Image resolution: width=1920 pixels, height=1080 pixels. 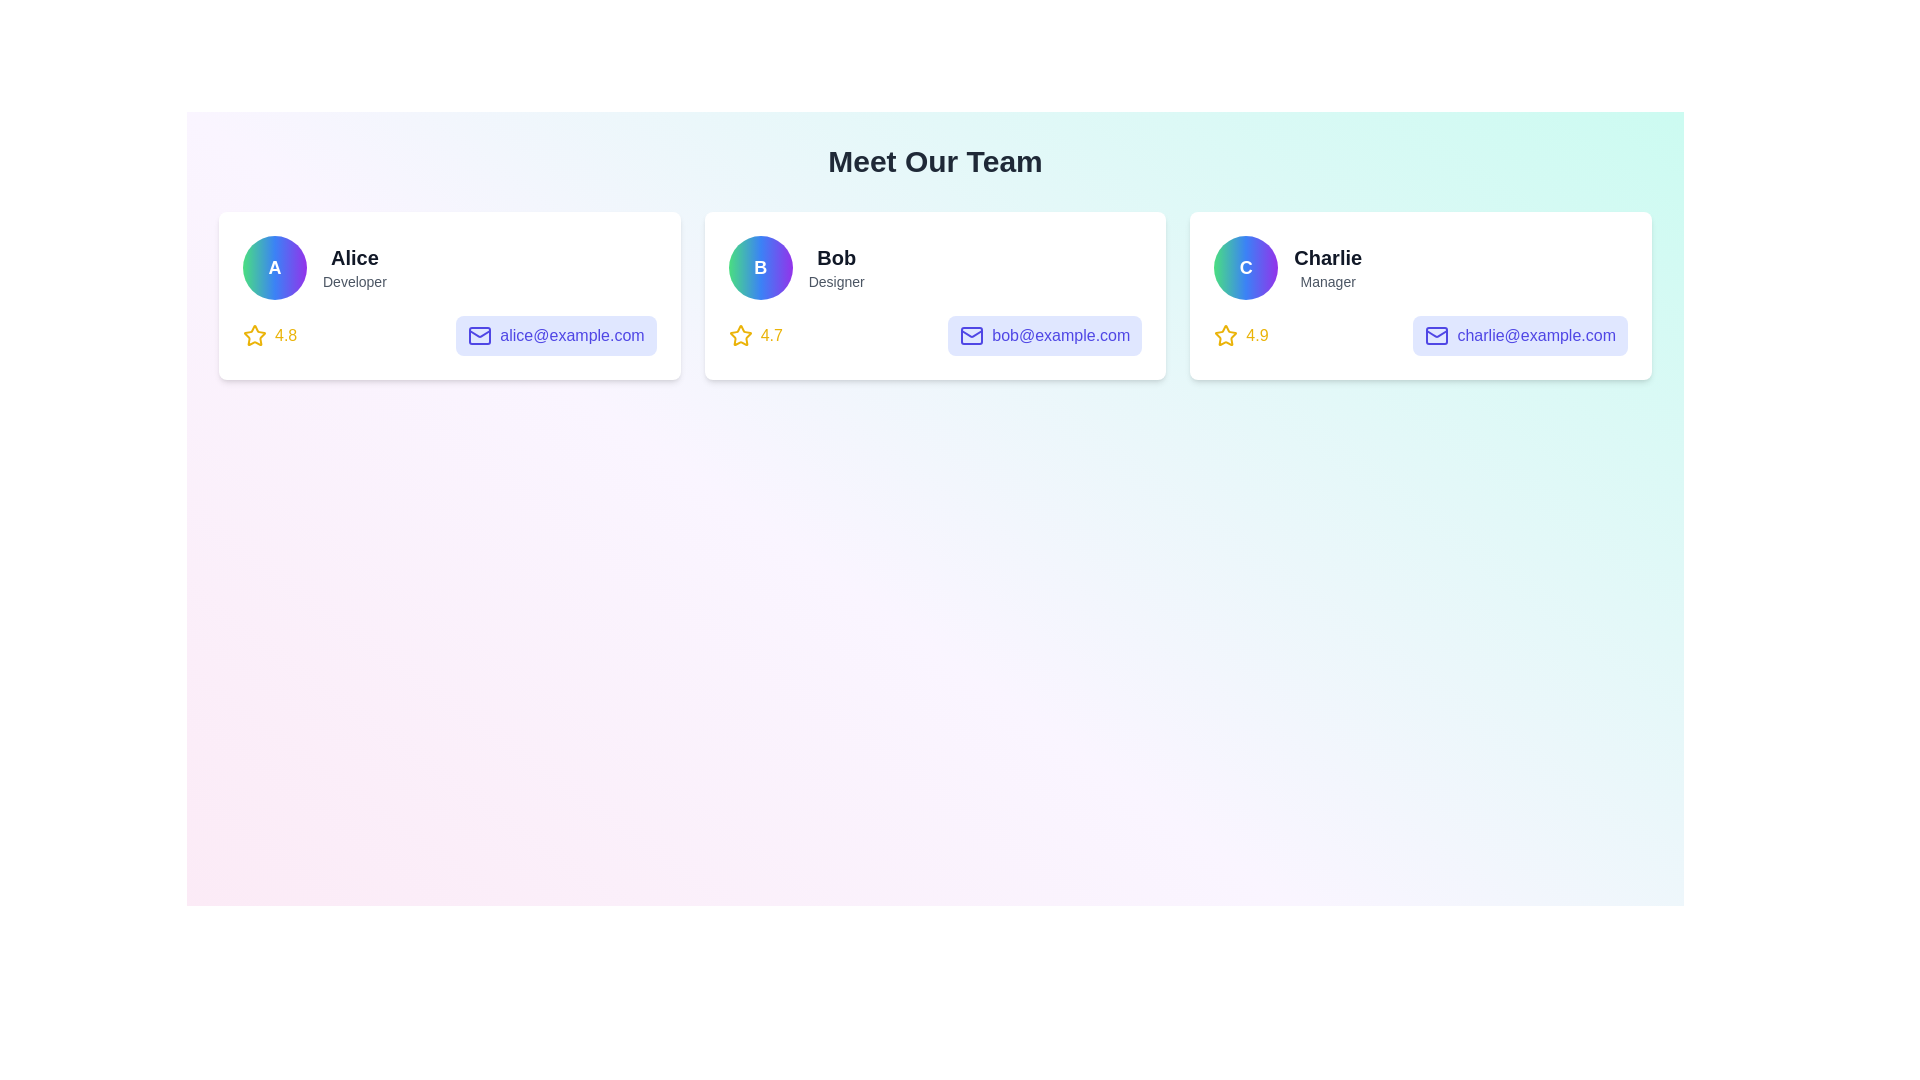 I want to click on the star-shaped icon with a transparent fill and a yellow stroke located in the top-left corner of Bob's card to interact with the associated rating features, so click(x=739, y=334).